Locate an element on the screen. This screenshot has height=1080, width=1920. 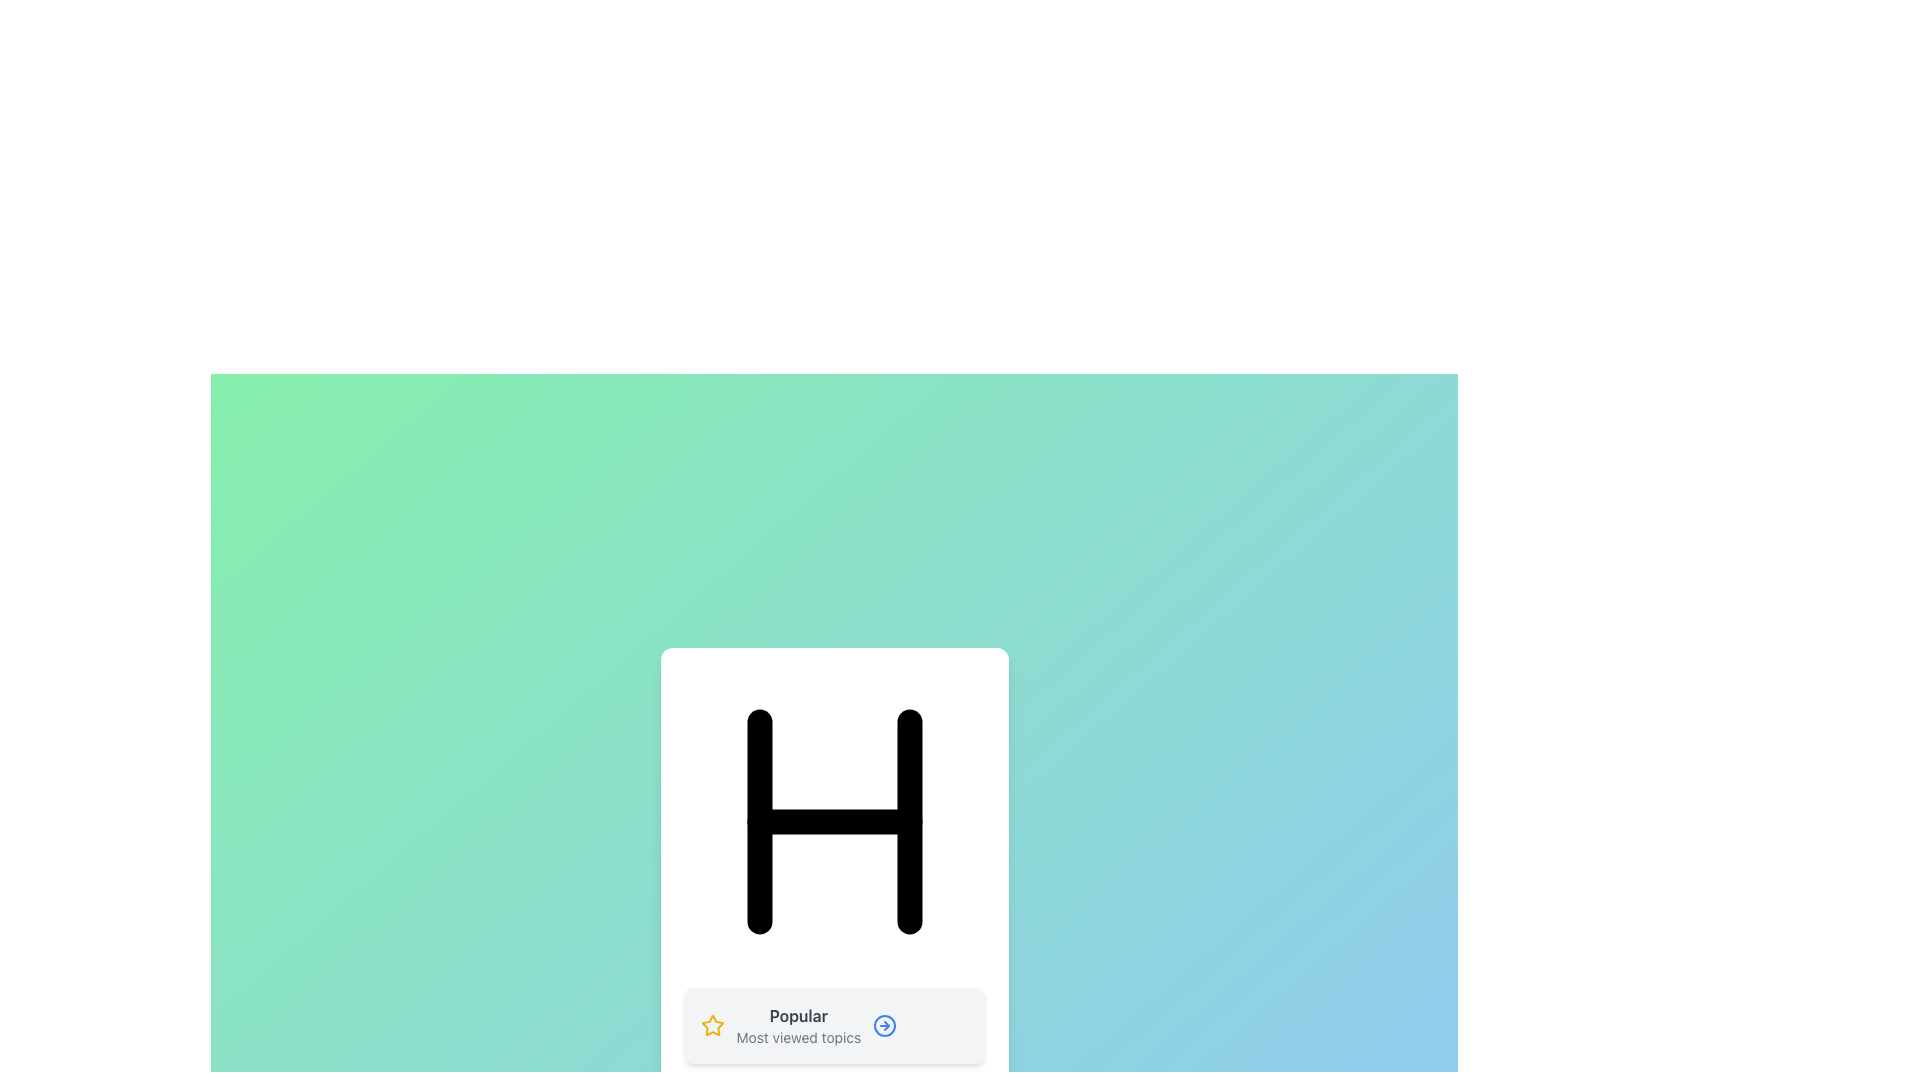
the decorative icon located to the immediate left of the 'Popular' text, which signifies popularity in the UI is located at coordinates (712, 1026).